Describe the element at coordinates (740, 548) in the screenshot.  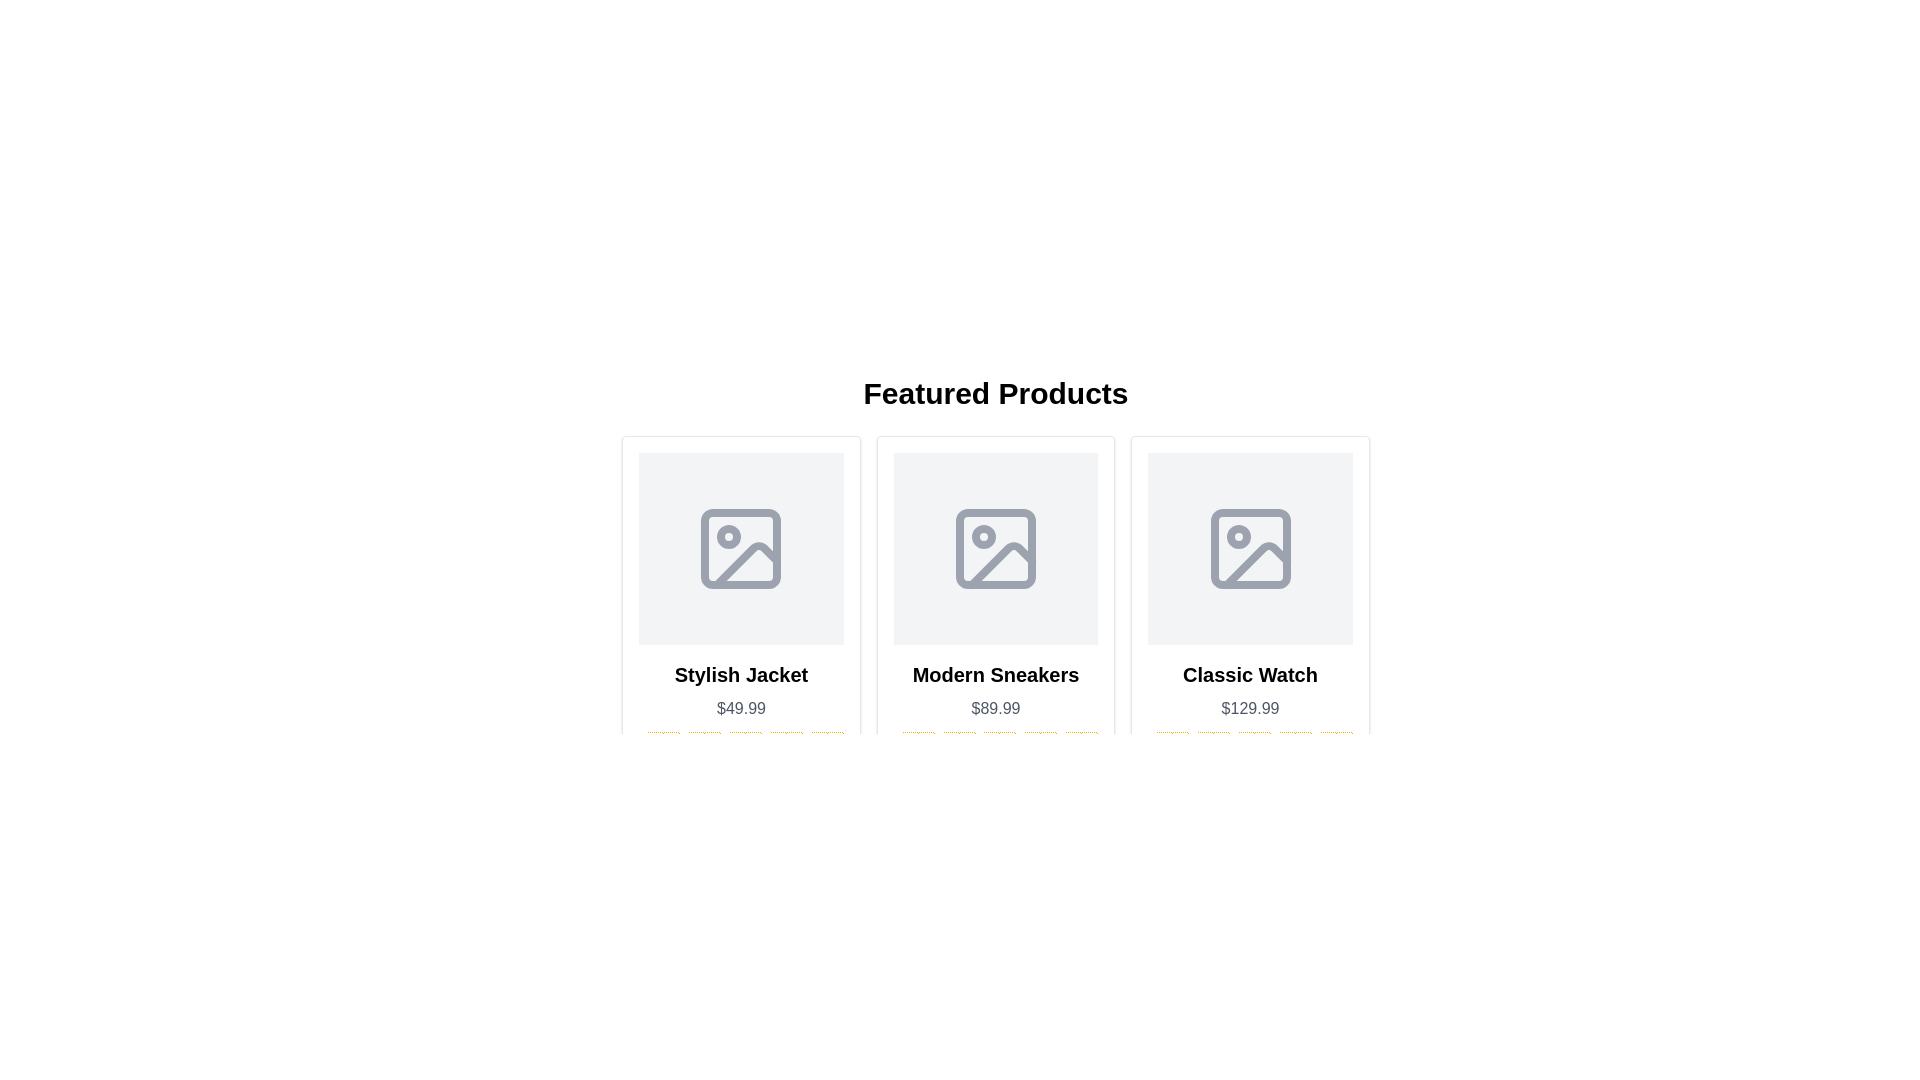
I see `the graphical rectangle with rounded corners located at the top-left corner of the 'Stylish Jacket' card under the 'Featured Products' header` at that location.